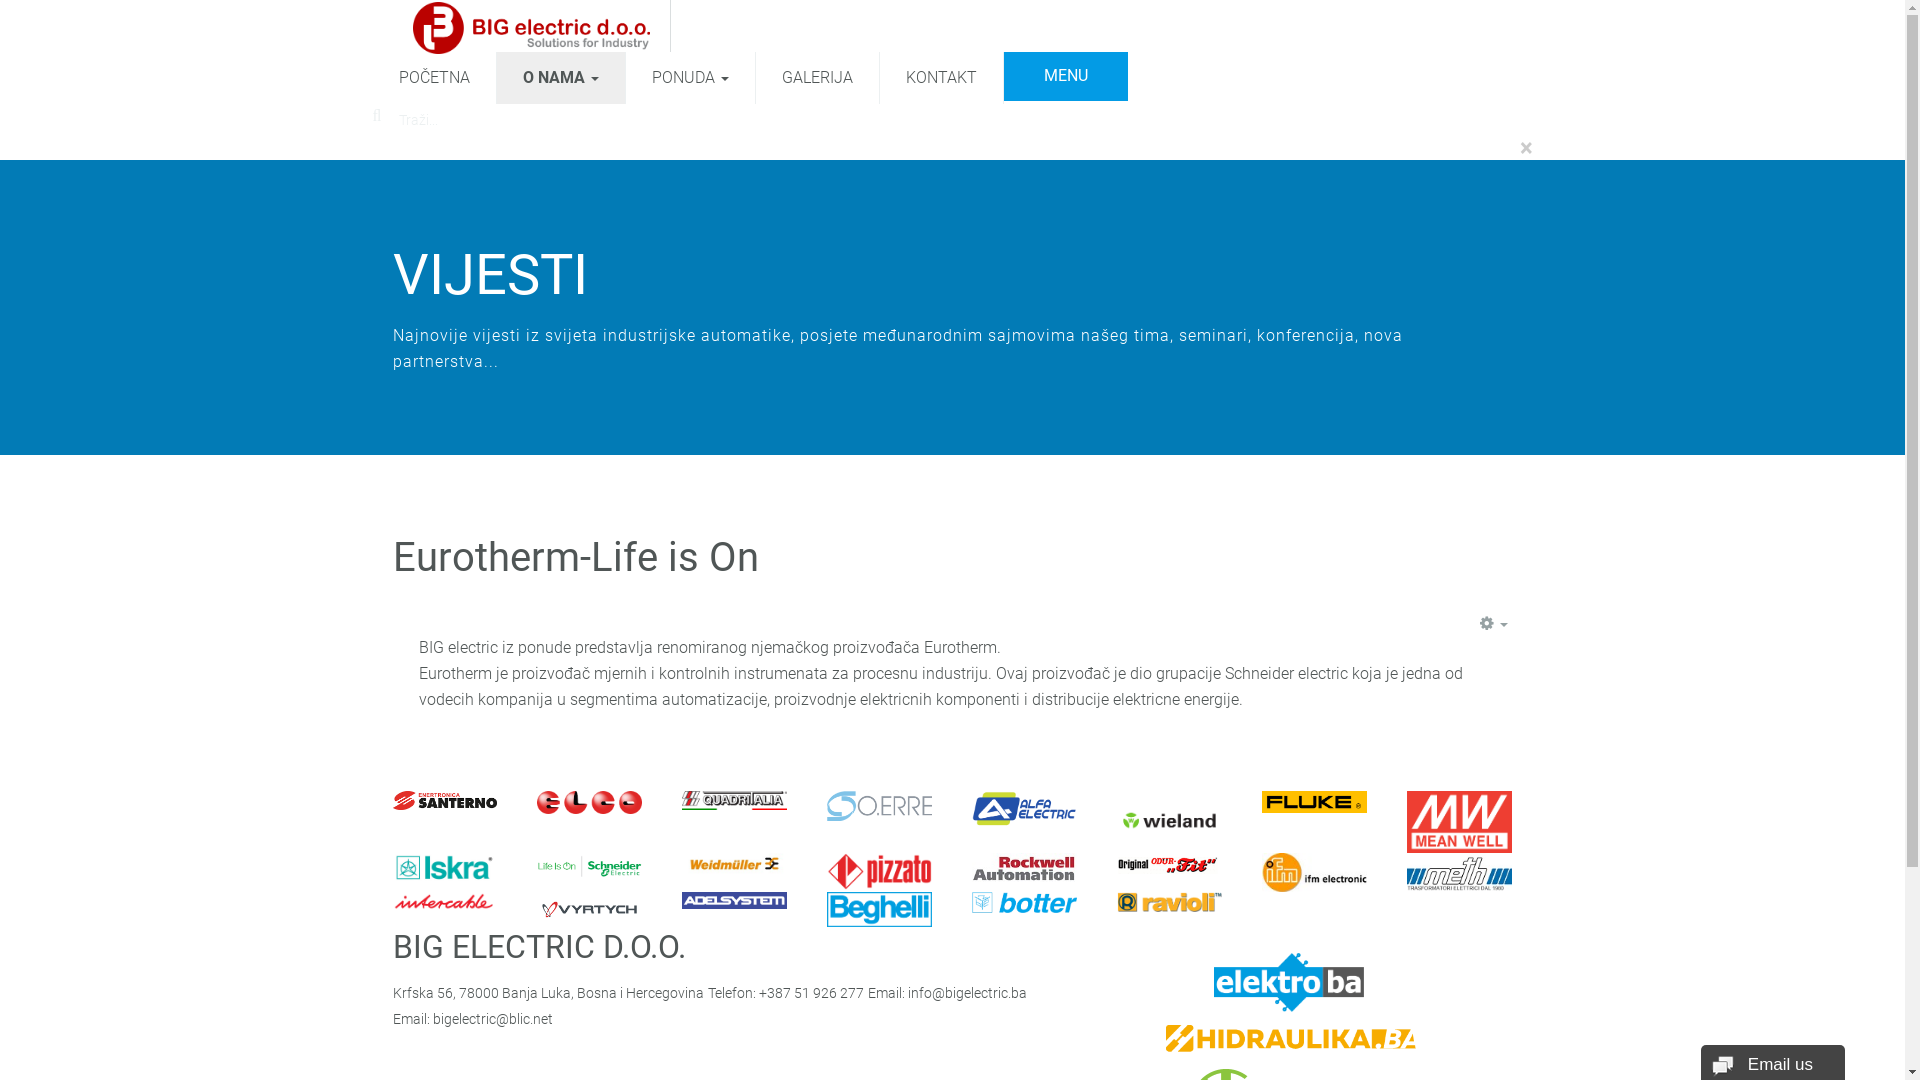 This screenshot has width=1920, height=1080. I want to click on 'O NAMA', so click(560, 76).